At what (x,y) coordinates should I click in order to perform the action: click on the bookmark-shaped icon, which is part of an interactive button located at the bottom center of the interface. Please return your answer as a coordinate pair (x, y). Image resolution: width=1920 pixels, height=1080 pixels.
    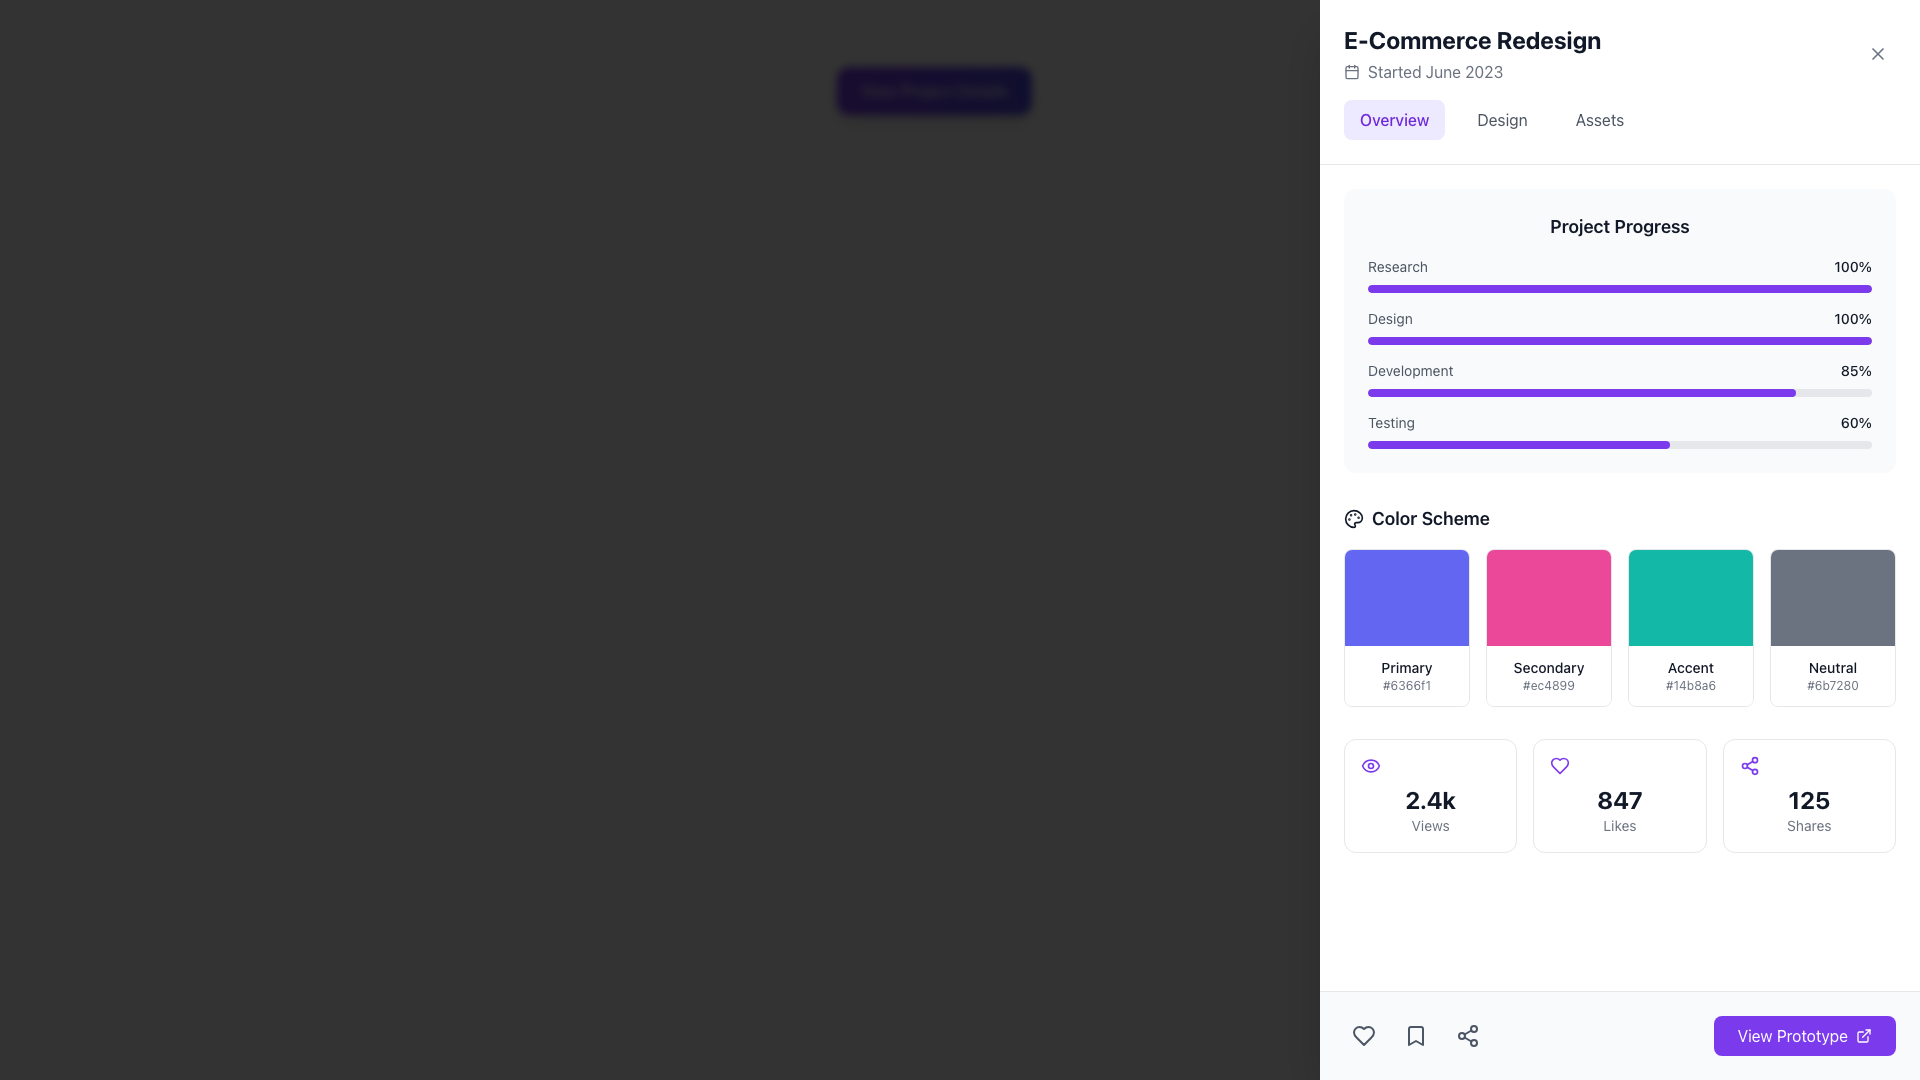
    Looking at the image, I should click on (1415, 1035).